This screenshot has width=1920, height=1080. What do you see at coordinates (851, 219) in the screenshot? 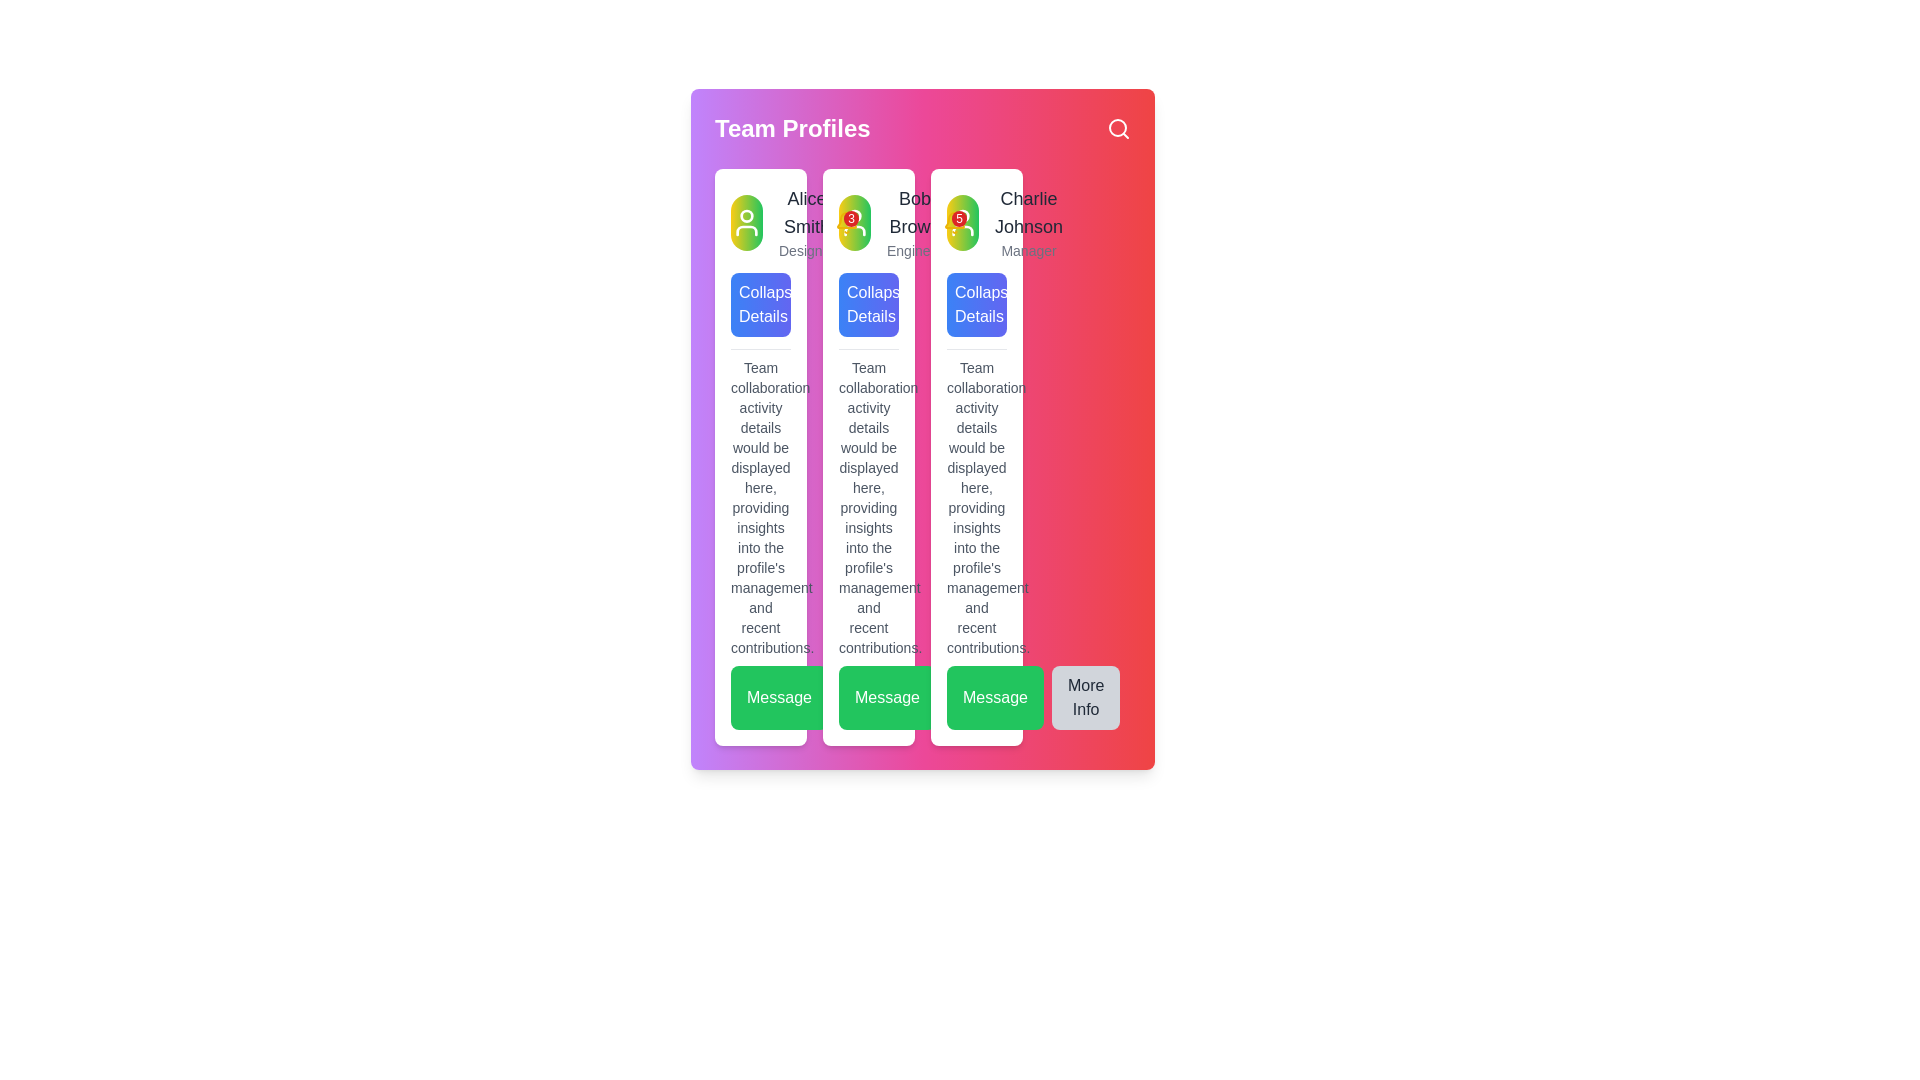
I see `the Notification badge, which is a small red circular badge with the number '3' in white text, located at the top-right corner of the yellow bell icon in the profile's notification UI` at bounding box center [851, 219].